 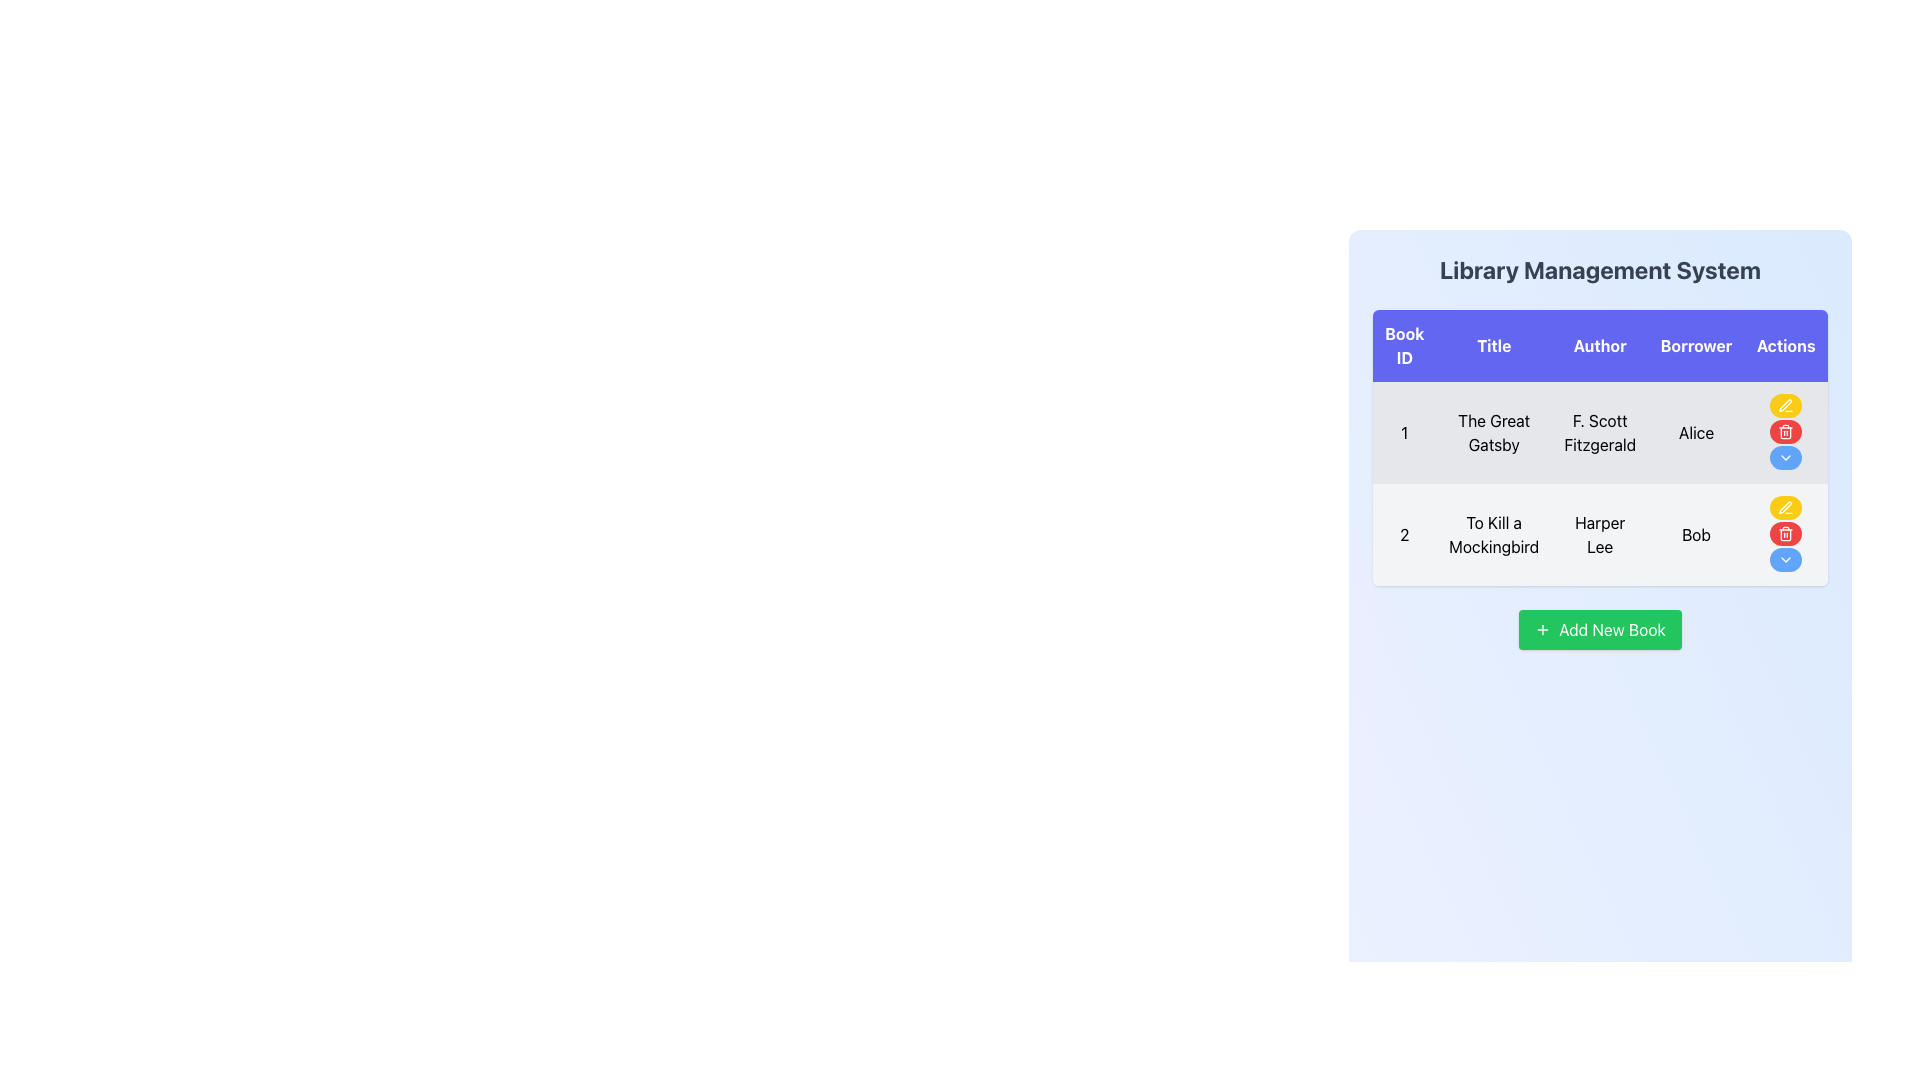 I want to click on the delete button located in the 'Actions' column of the second row in the table, so click(x=1786, y=532).